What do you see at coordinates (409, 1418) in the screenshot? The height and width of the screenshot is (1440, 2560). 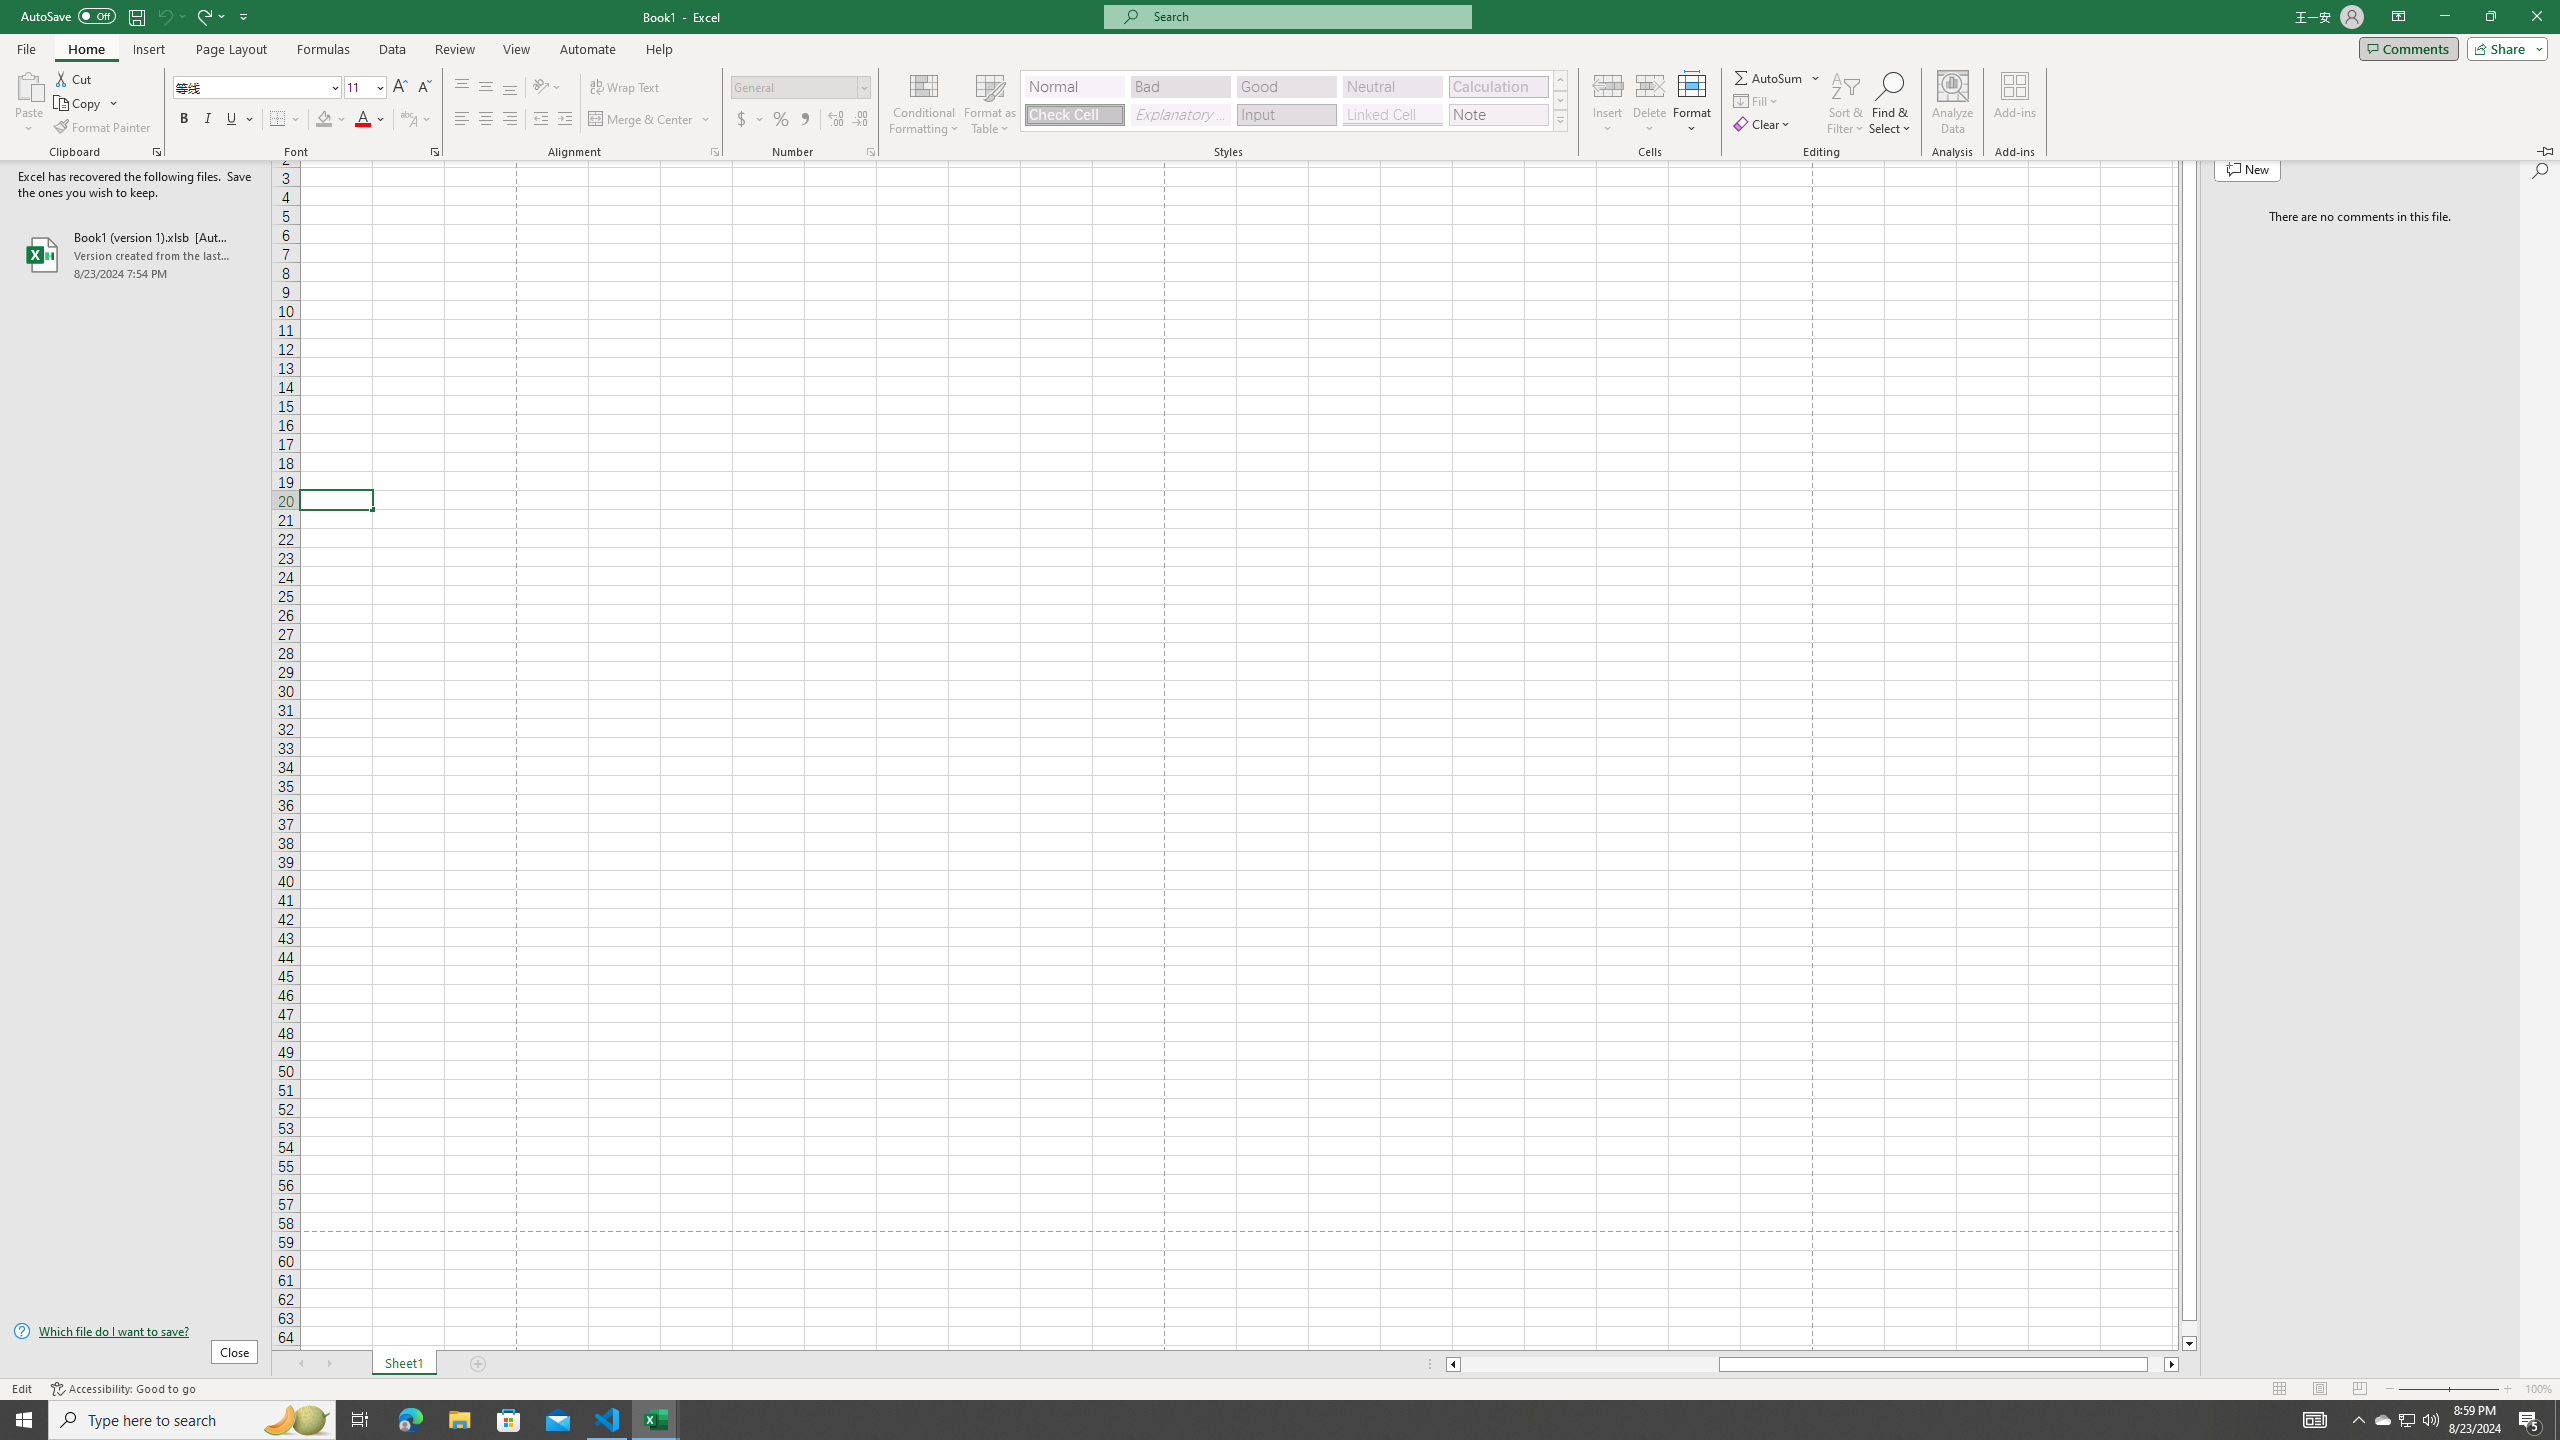 I see `'Microsoft Edge'` at bounding box center [409, 1418].